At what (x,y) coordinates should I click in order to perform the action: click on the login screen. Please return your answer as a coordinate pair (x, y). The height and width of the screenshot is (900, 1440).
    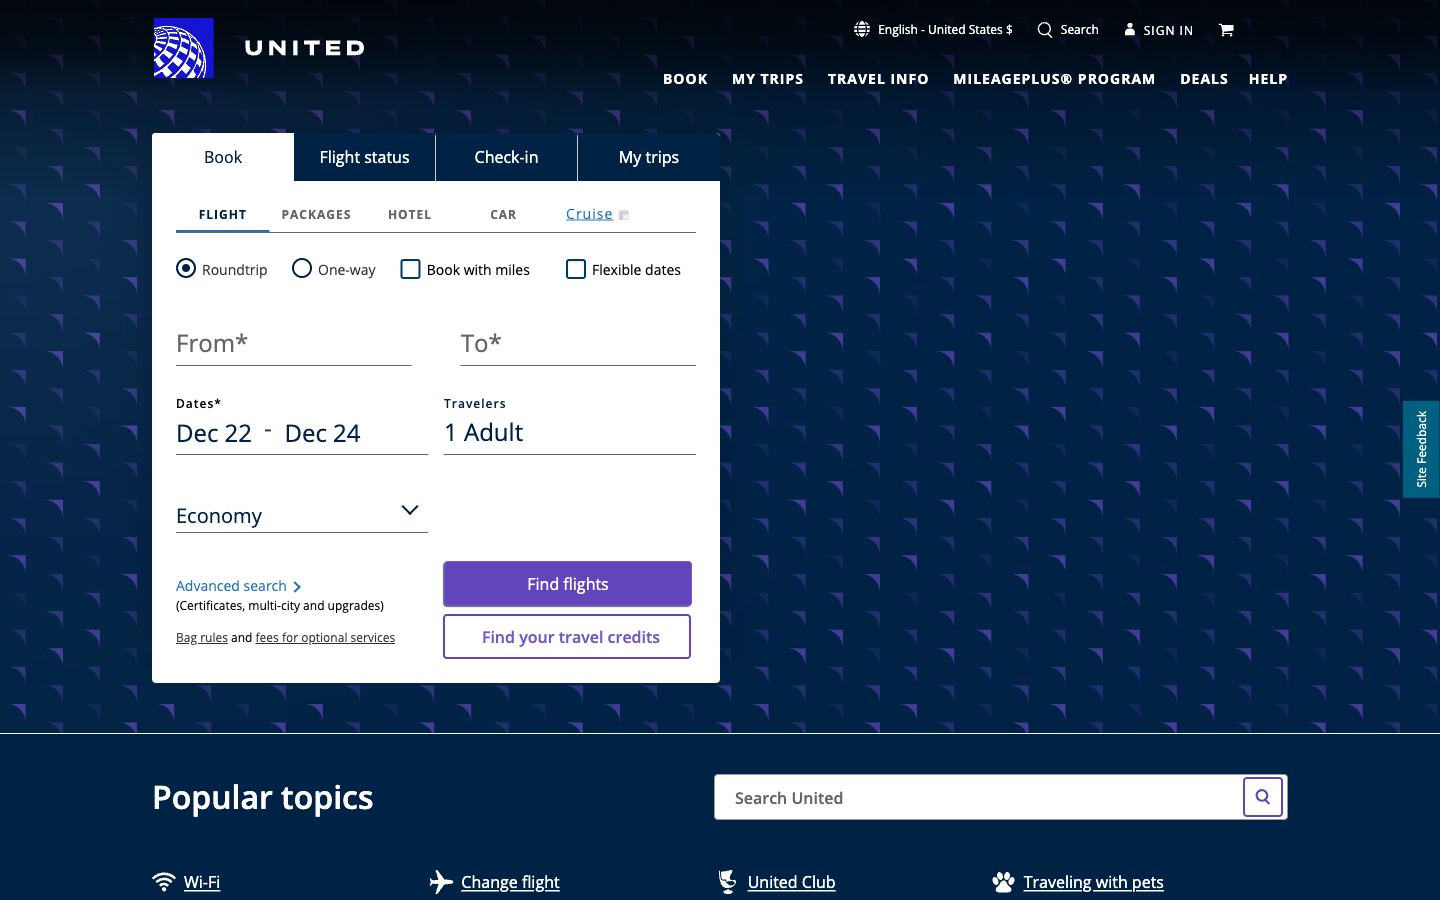
    Looking at the image, I should click on (1159, 28).